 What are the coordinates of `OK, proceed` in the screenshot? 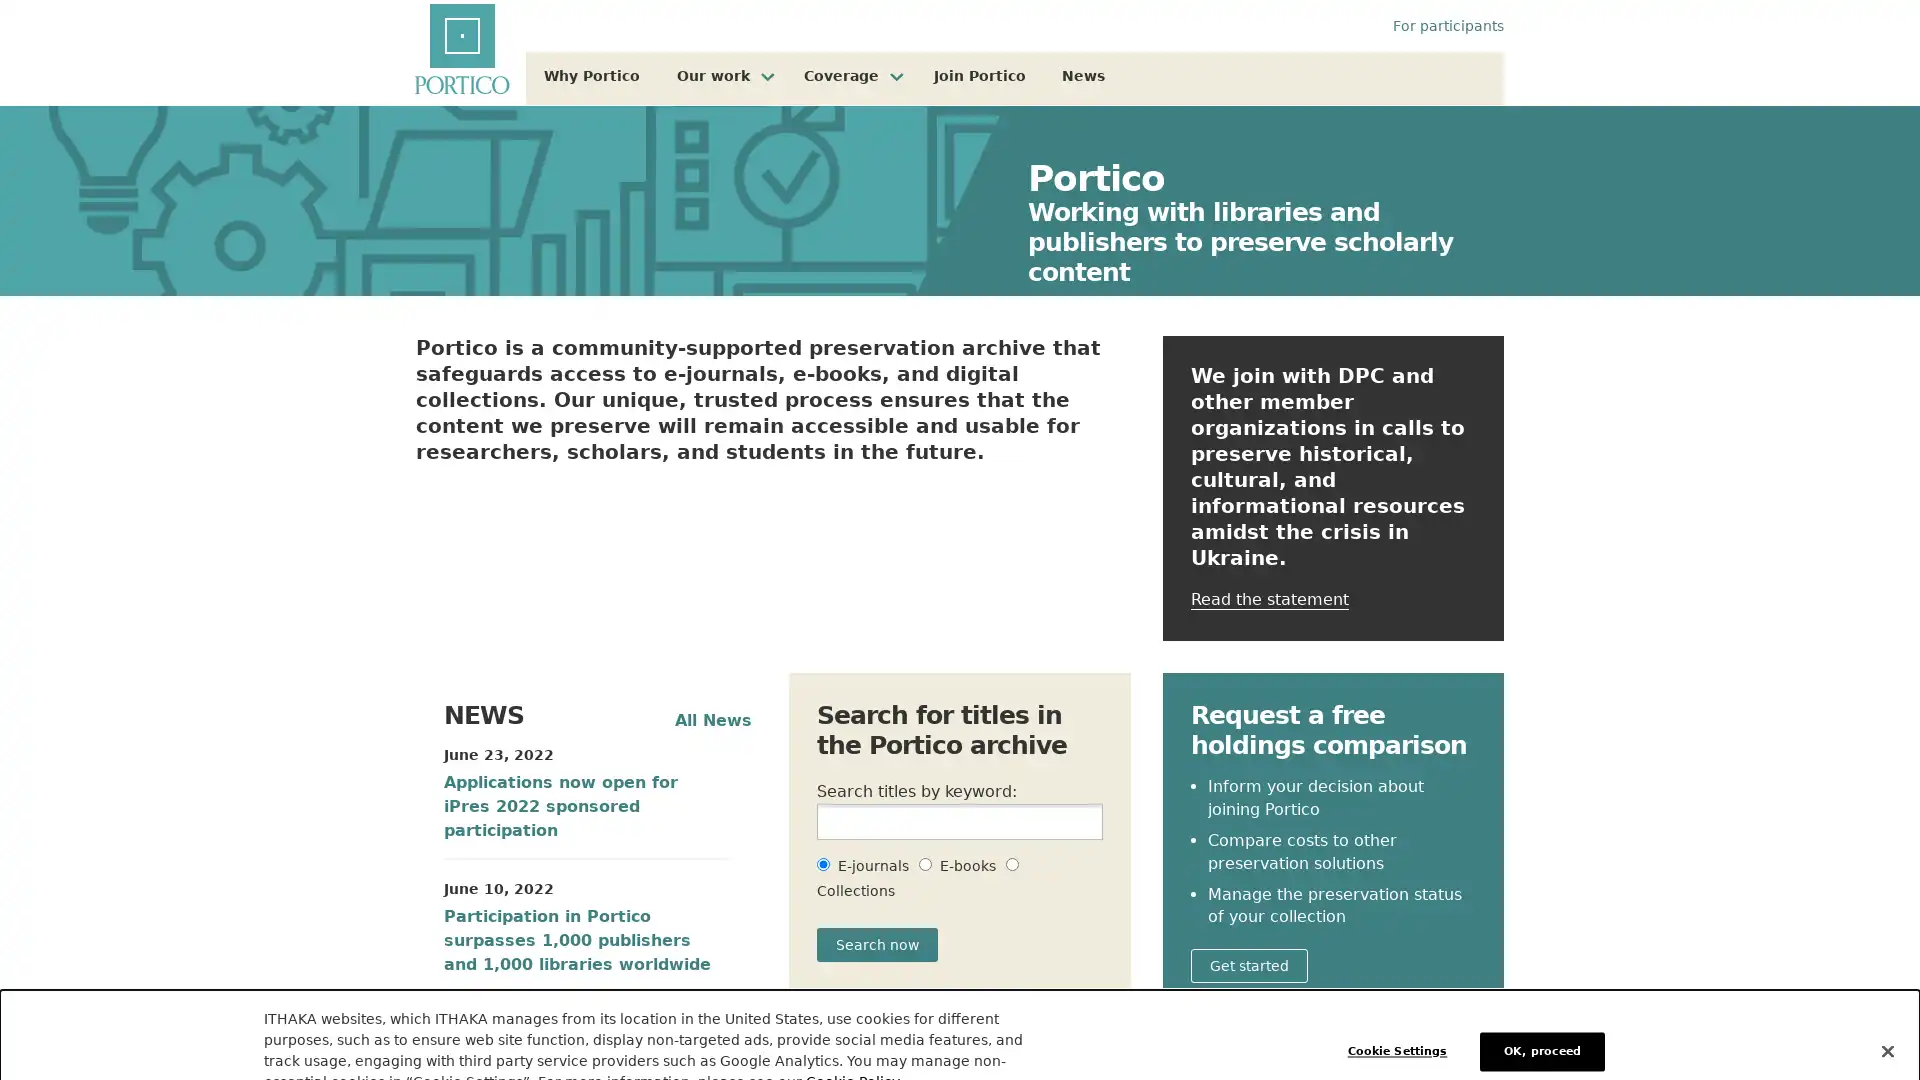 It's located at (1541, 1015).